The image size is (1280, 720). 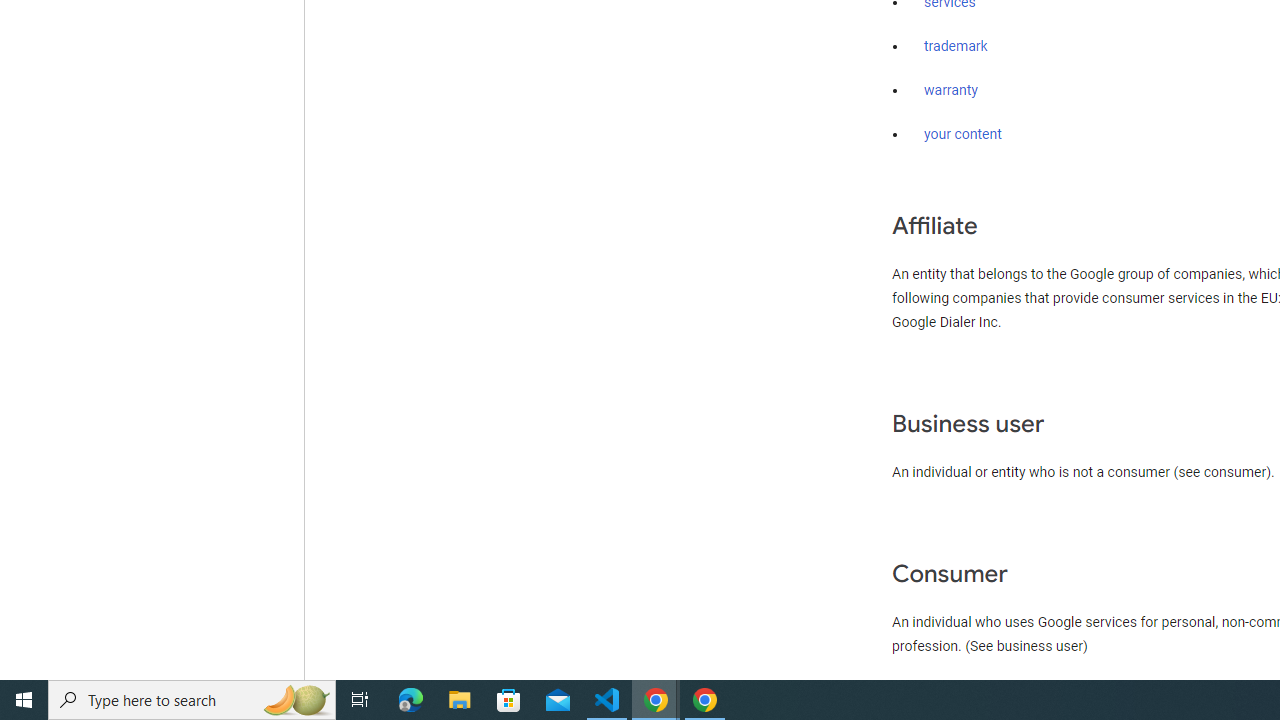 I want to click on 'your content', so click(x=963, y=135).